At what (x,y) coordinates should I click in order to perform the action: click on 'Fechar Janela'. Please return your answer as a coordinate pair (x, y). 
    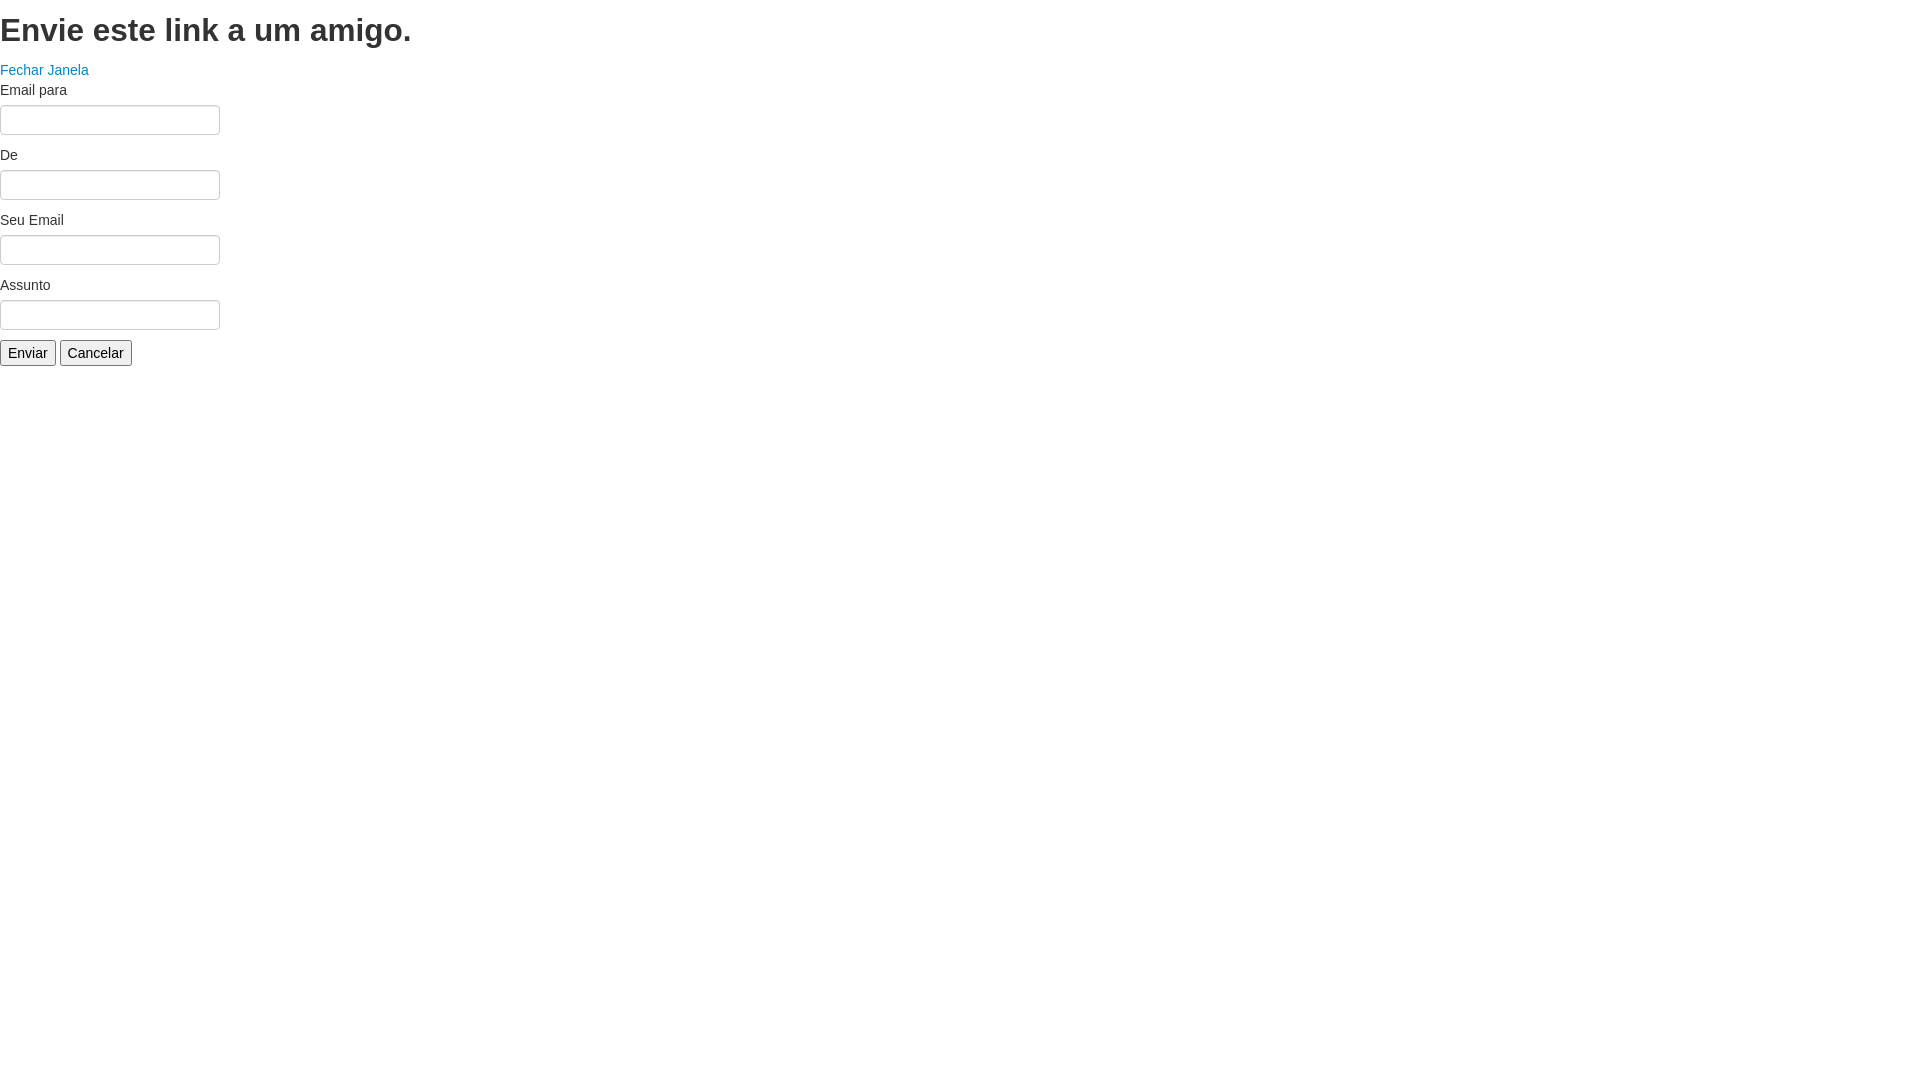
    Looking at the image, I should click on (44, 68).